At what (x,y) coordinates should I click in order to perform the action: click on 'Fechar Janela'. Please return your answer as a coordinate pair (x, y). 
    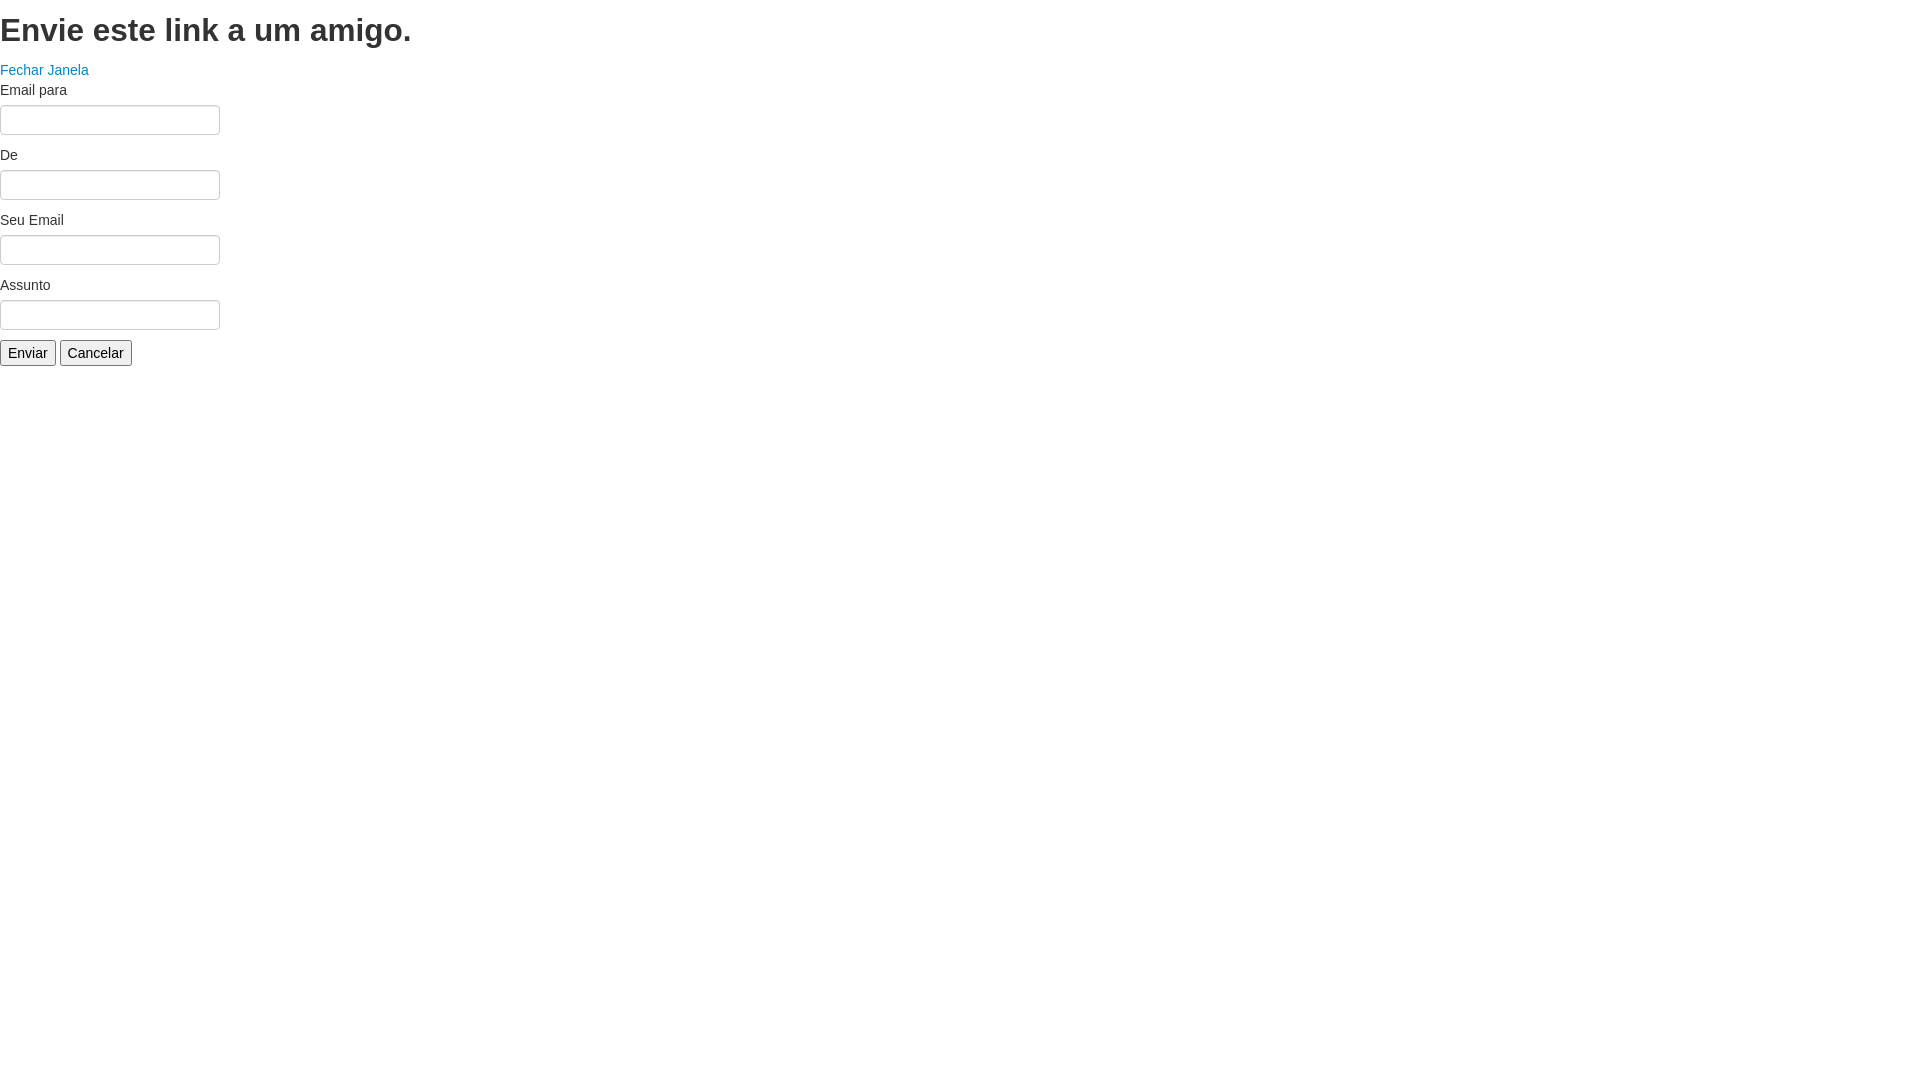
    Looking at the image, I should click on (44, 68).